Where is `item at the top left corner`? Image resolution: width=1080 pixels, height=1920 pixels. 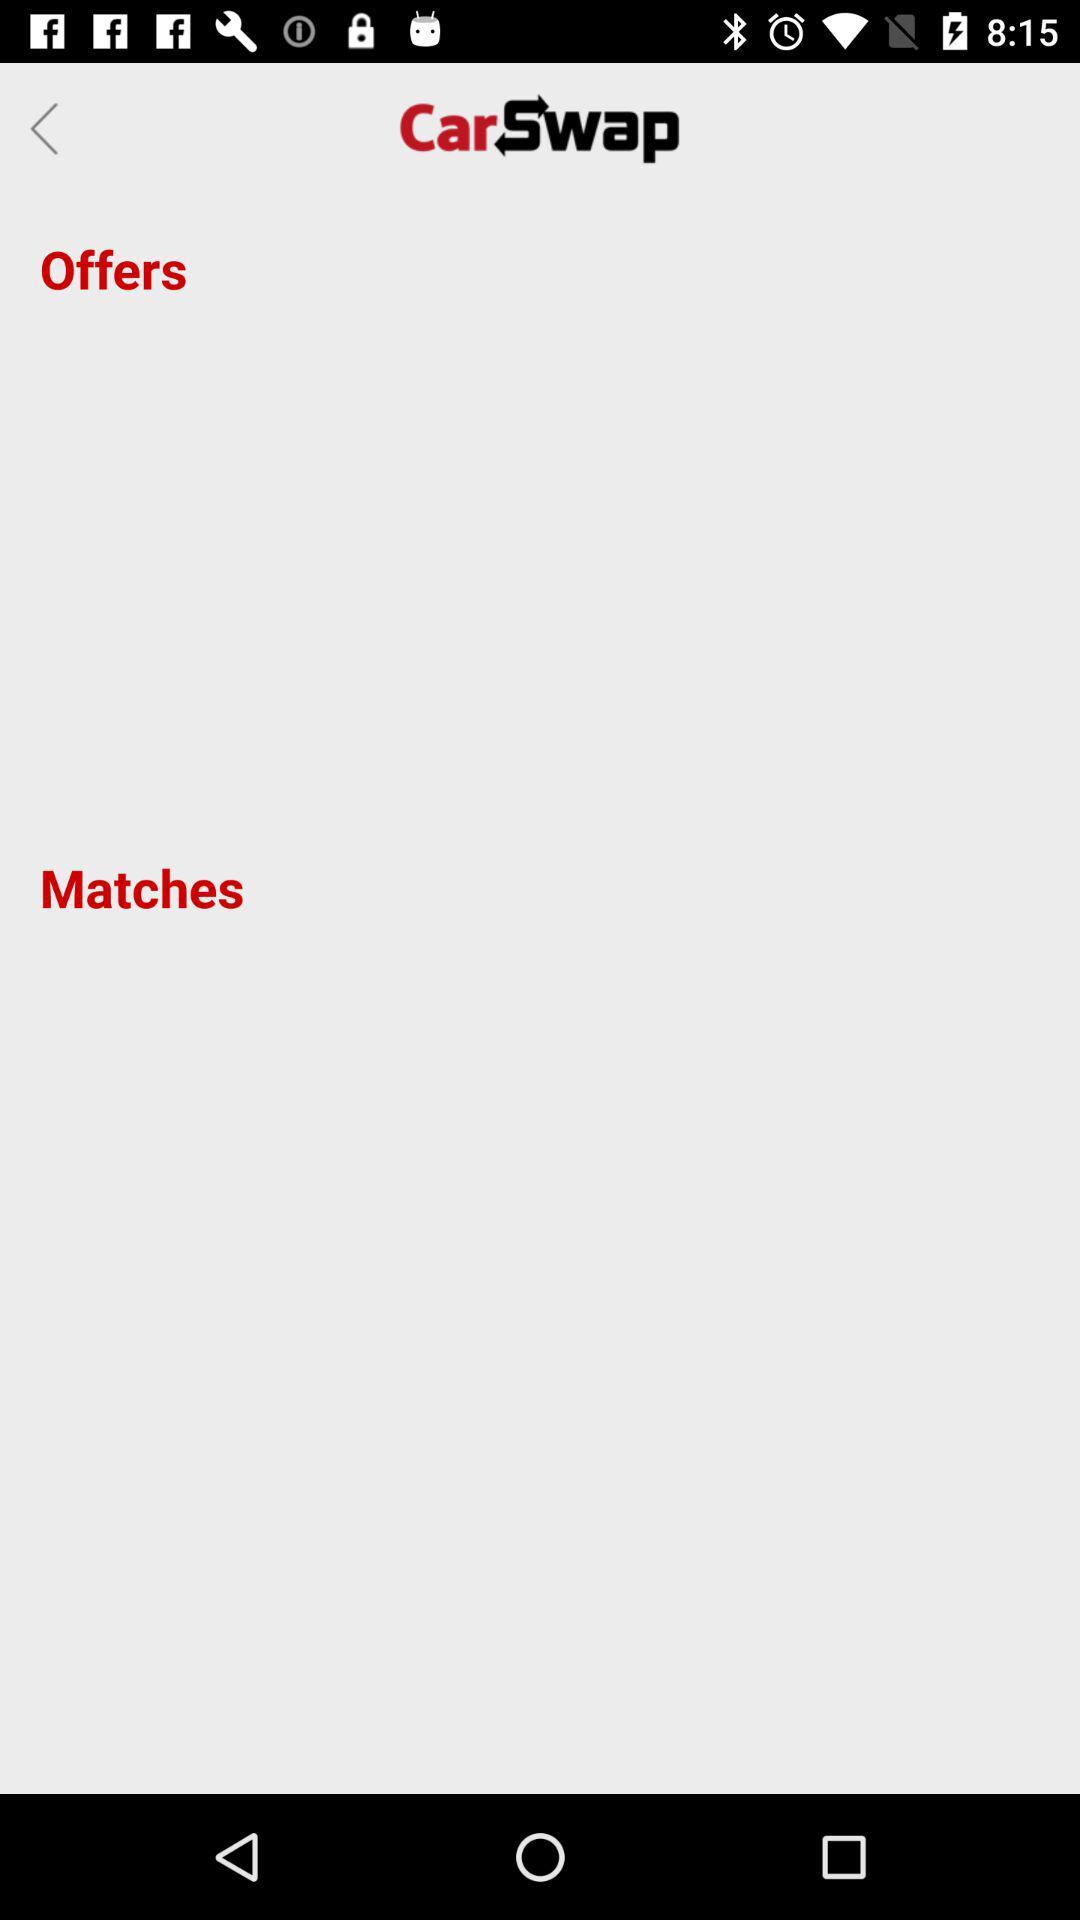
item at the top left corner is located at coordinates (49, 127).